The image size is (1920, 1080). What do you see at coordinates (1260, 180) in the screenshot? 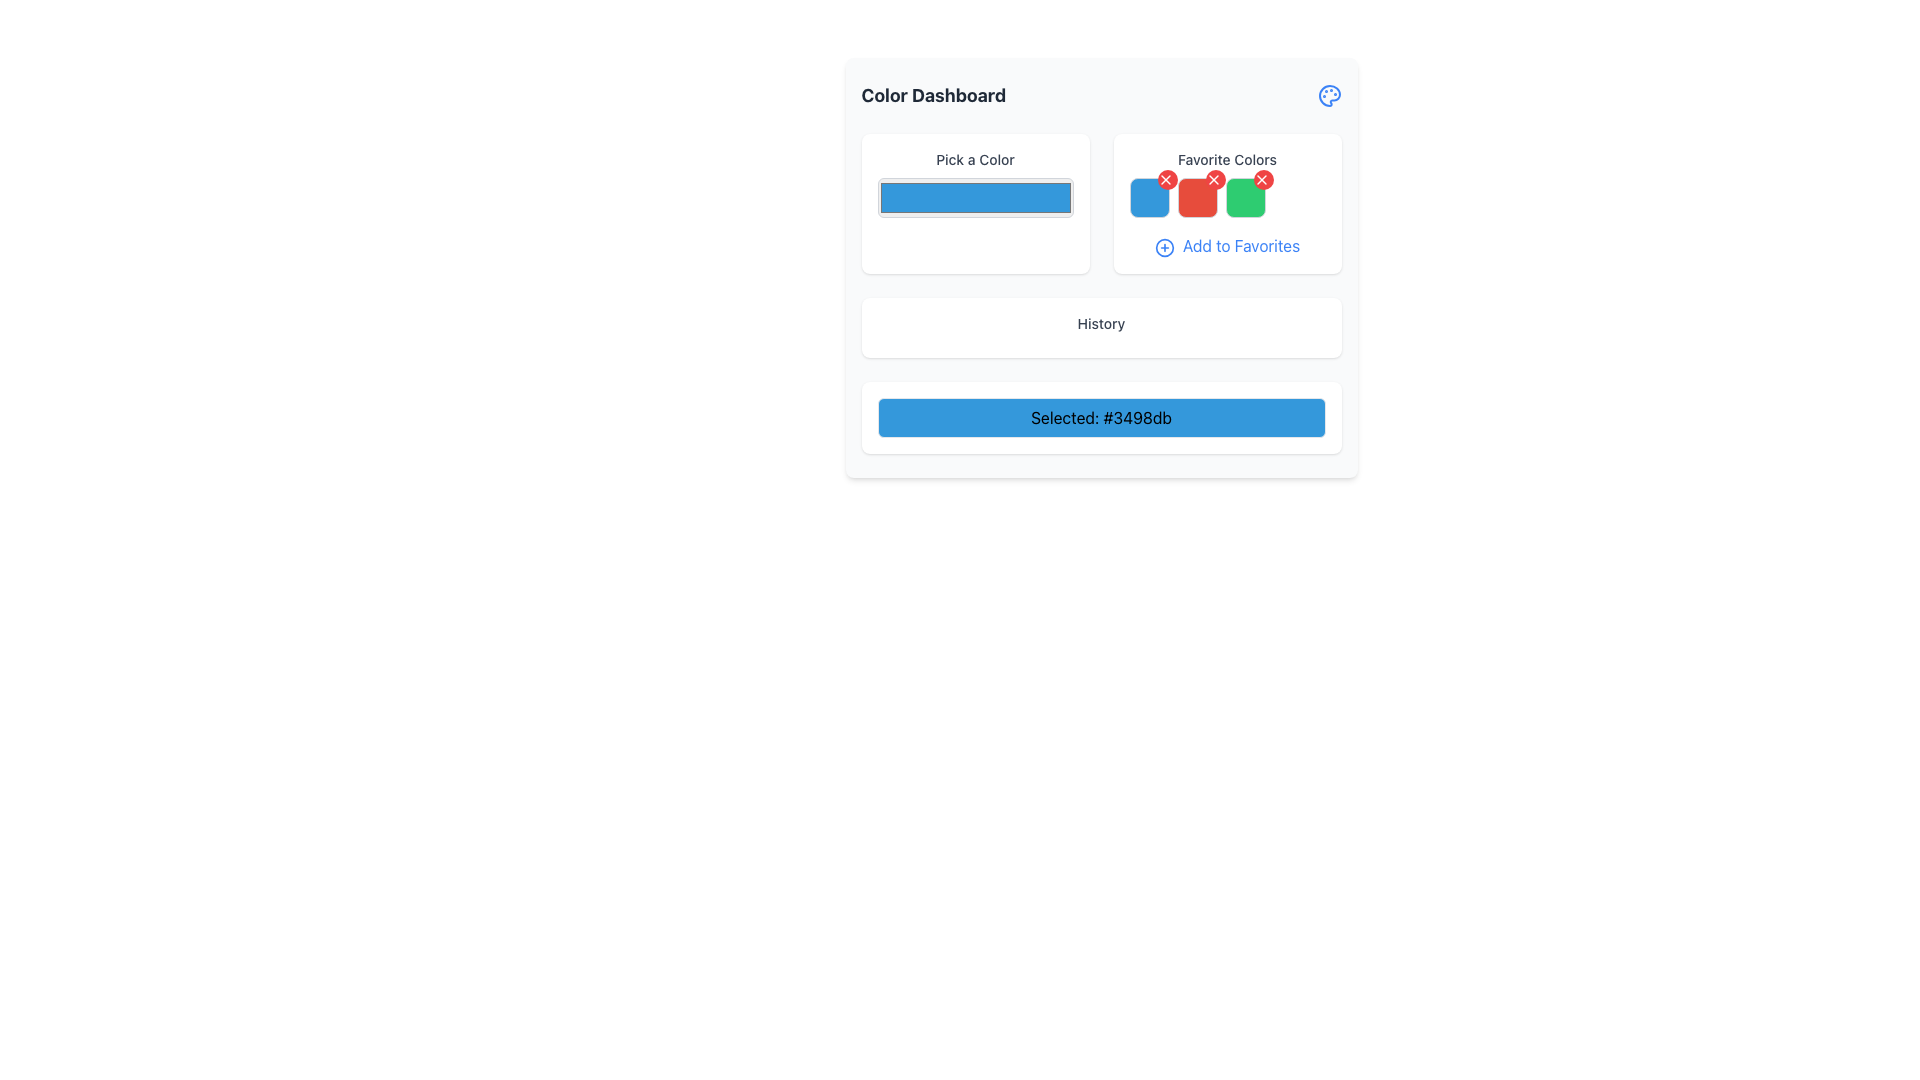
I see `the compact 'X' icon on the Delete button located in the top-right corner of the red square representing one of the 'Favorite Colors'` at bounding box center [1260, 180].